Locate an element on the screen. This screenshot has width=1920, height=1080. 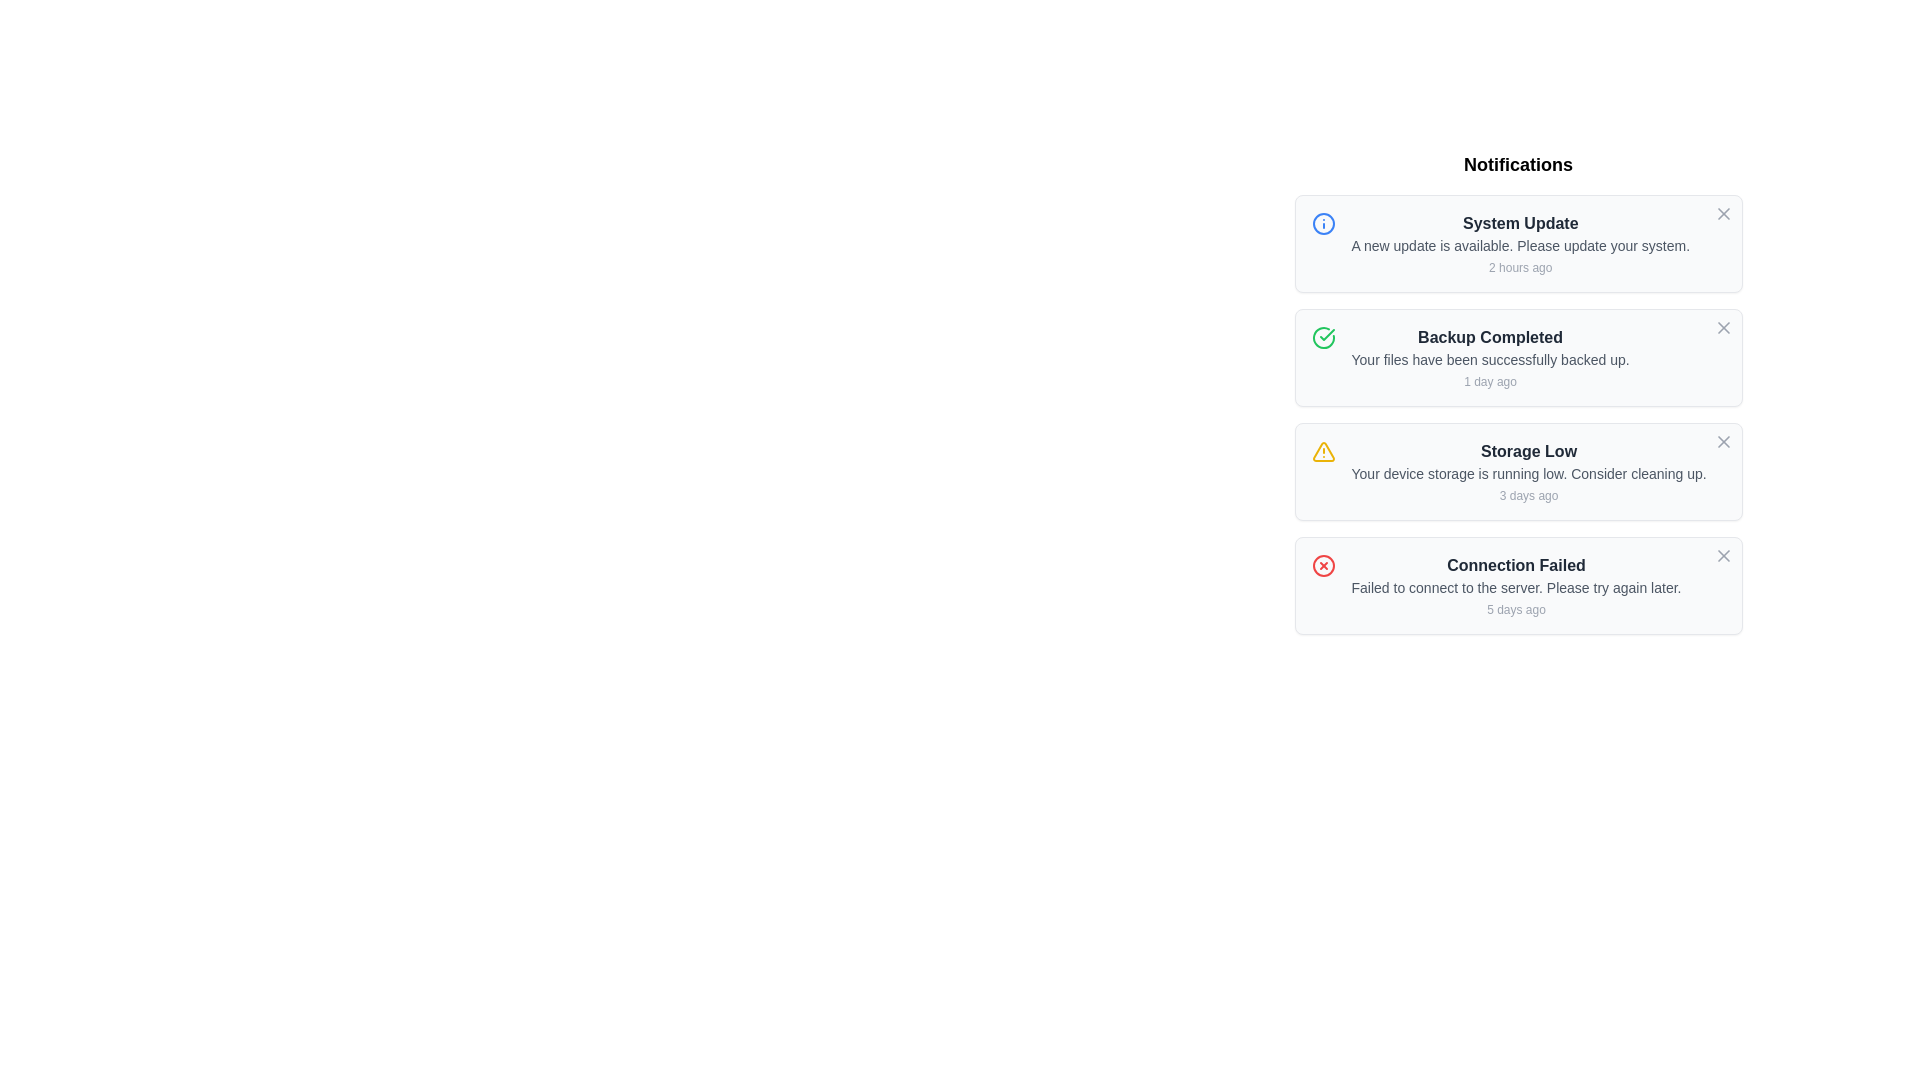
the static decorative visual indicator at the top-left corner of the 'System Update' notification card is located at coordinates (1323, 223).